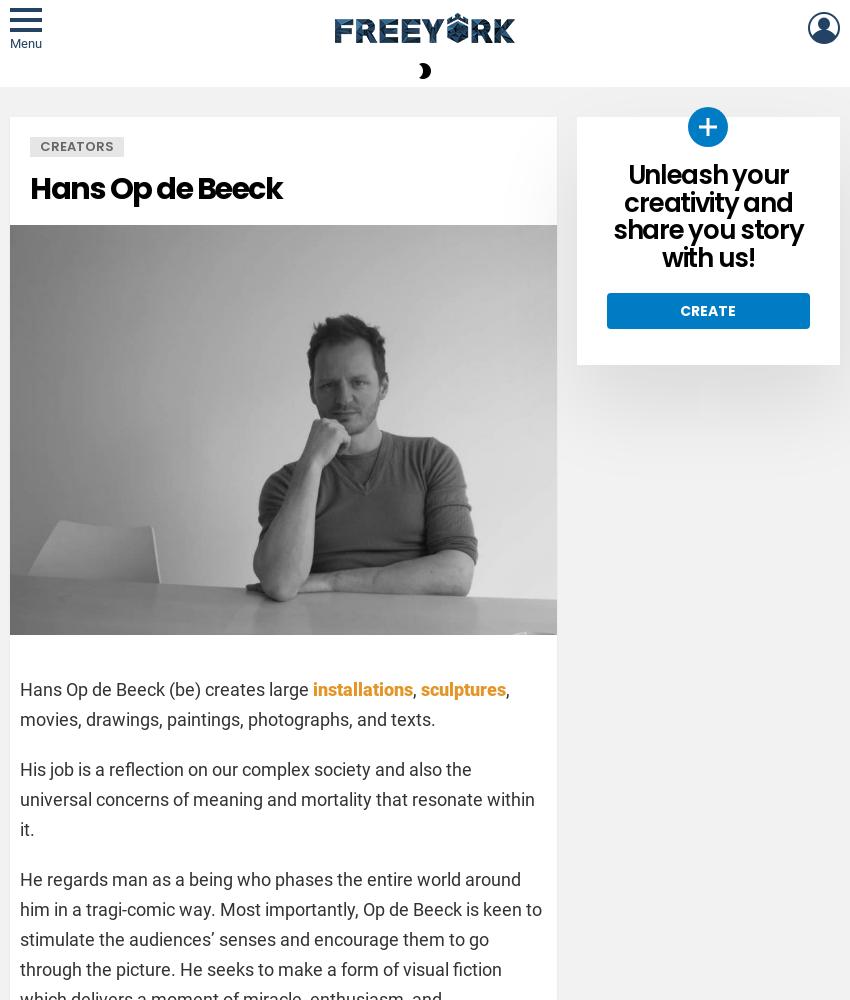 The width and height of the screenshot is (850, 1000). Describe the element at coordinates (276, 798) in the screenshot. I see `'His job is a reflection on our complex society and also the universal concerns of meaning and mortality that resonate within it.'` at that location.